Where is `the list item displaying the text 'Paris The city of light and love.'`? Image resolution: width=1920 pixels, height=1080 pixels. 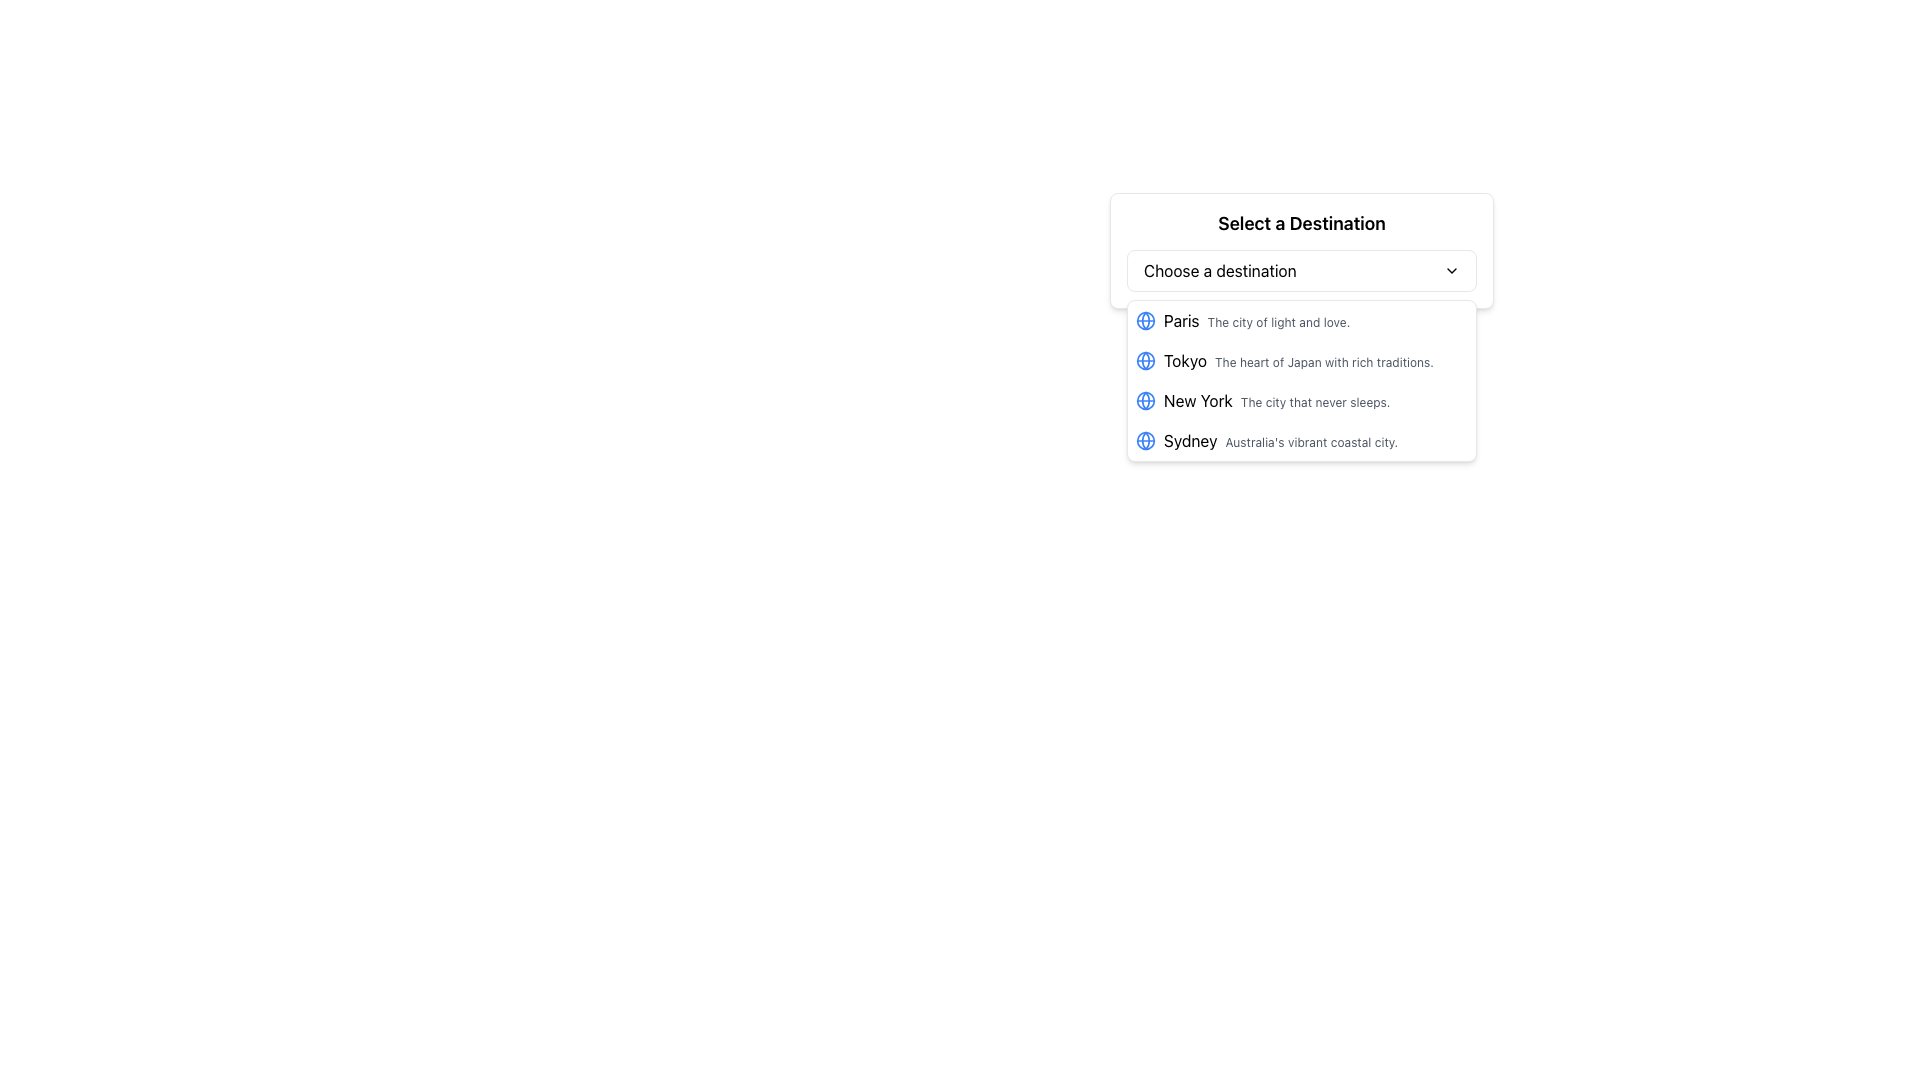 the list item displaying the text 'Paris The city of light and love.' is located at coordinates (1301, 319).